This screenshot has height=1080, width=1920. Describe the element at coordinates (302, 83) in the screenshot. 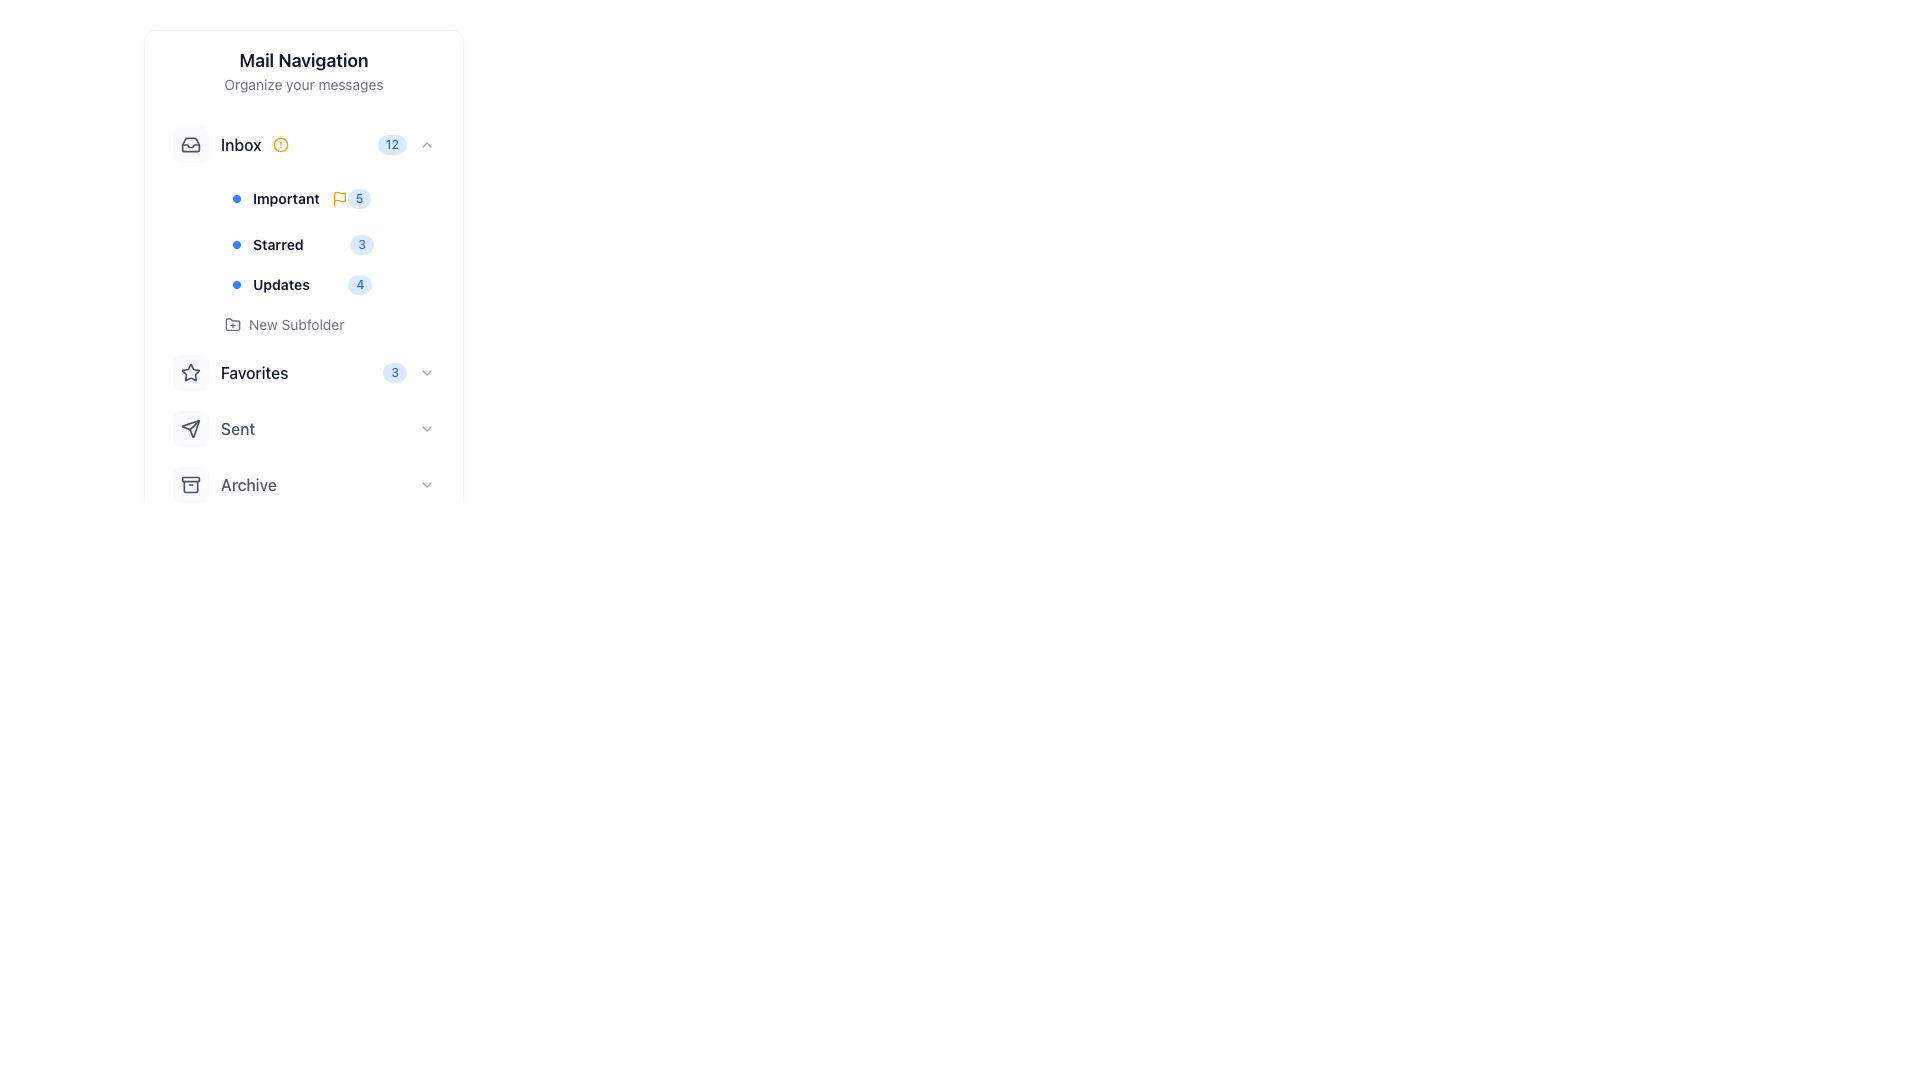

I see `the text label that says 'Organize your messages', which is styled in a smaller gray font and positioned below the 'Mail Navigation' title` at that location.